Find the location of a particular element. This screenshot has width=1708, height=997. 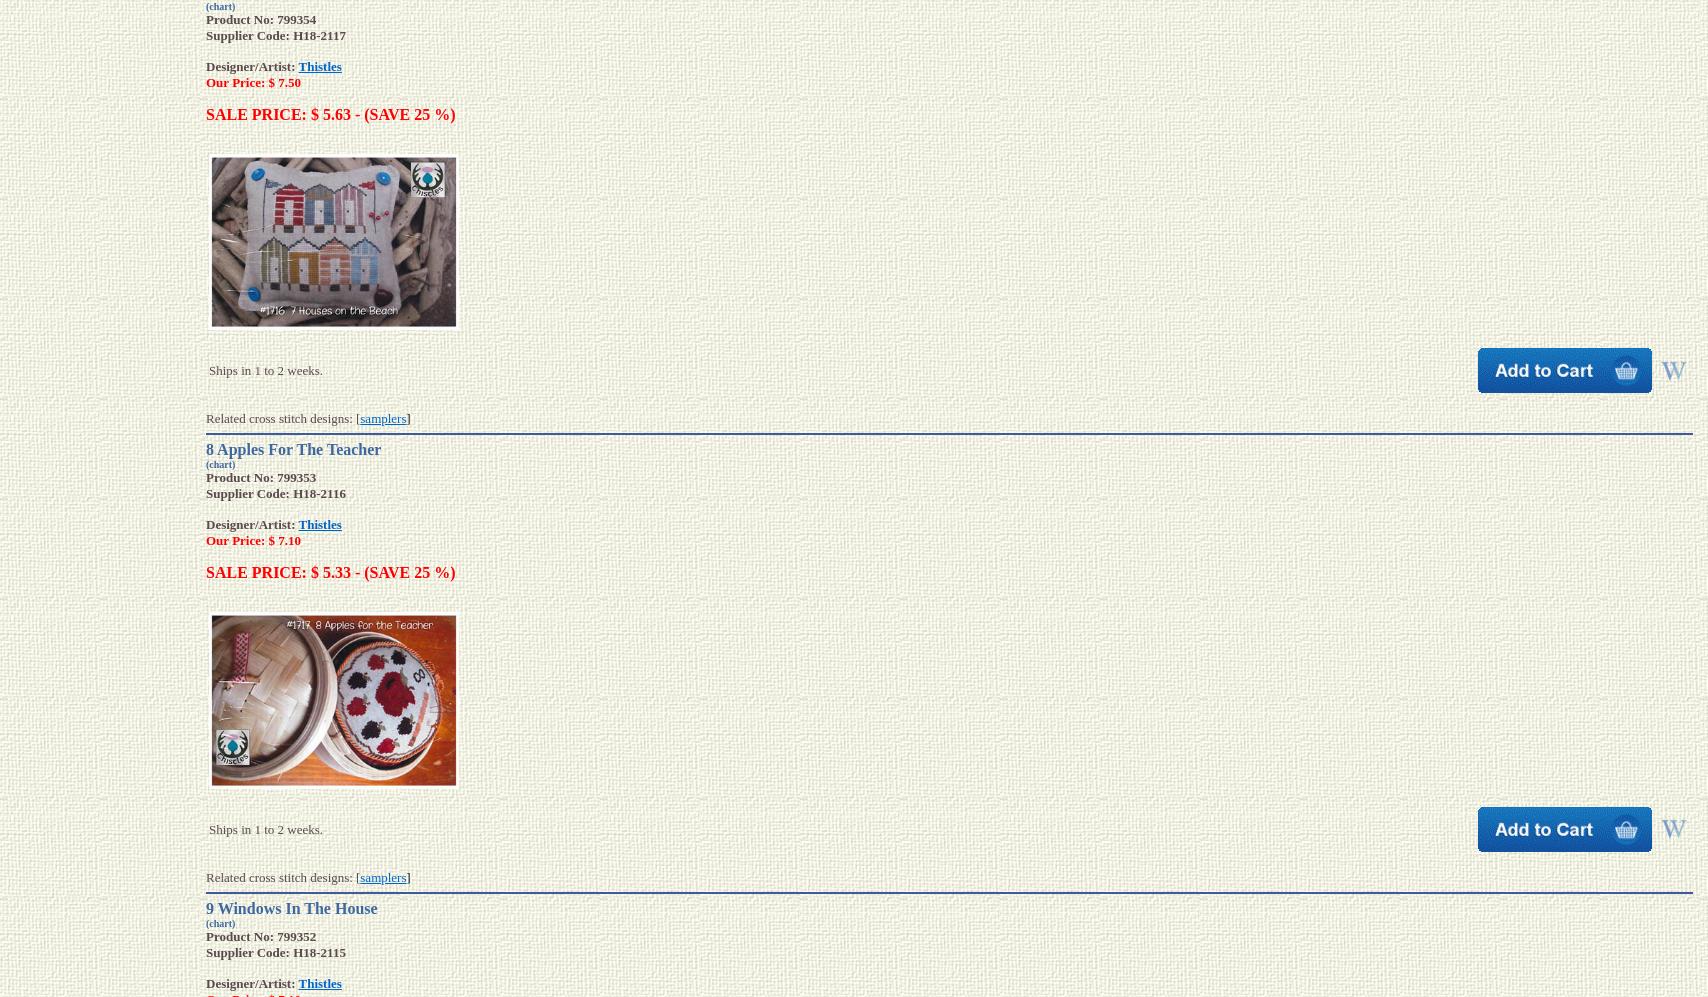

'Our Price: $ 7.10' is located at coordinates (253, 539).